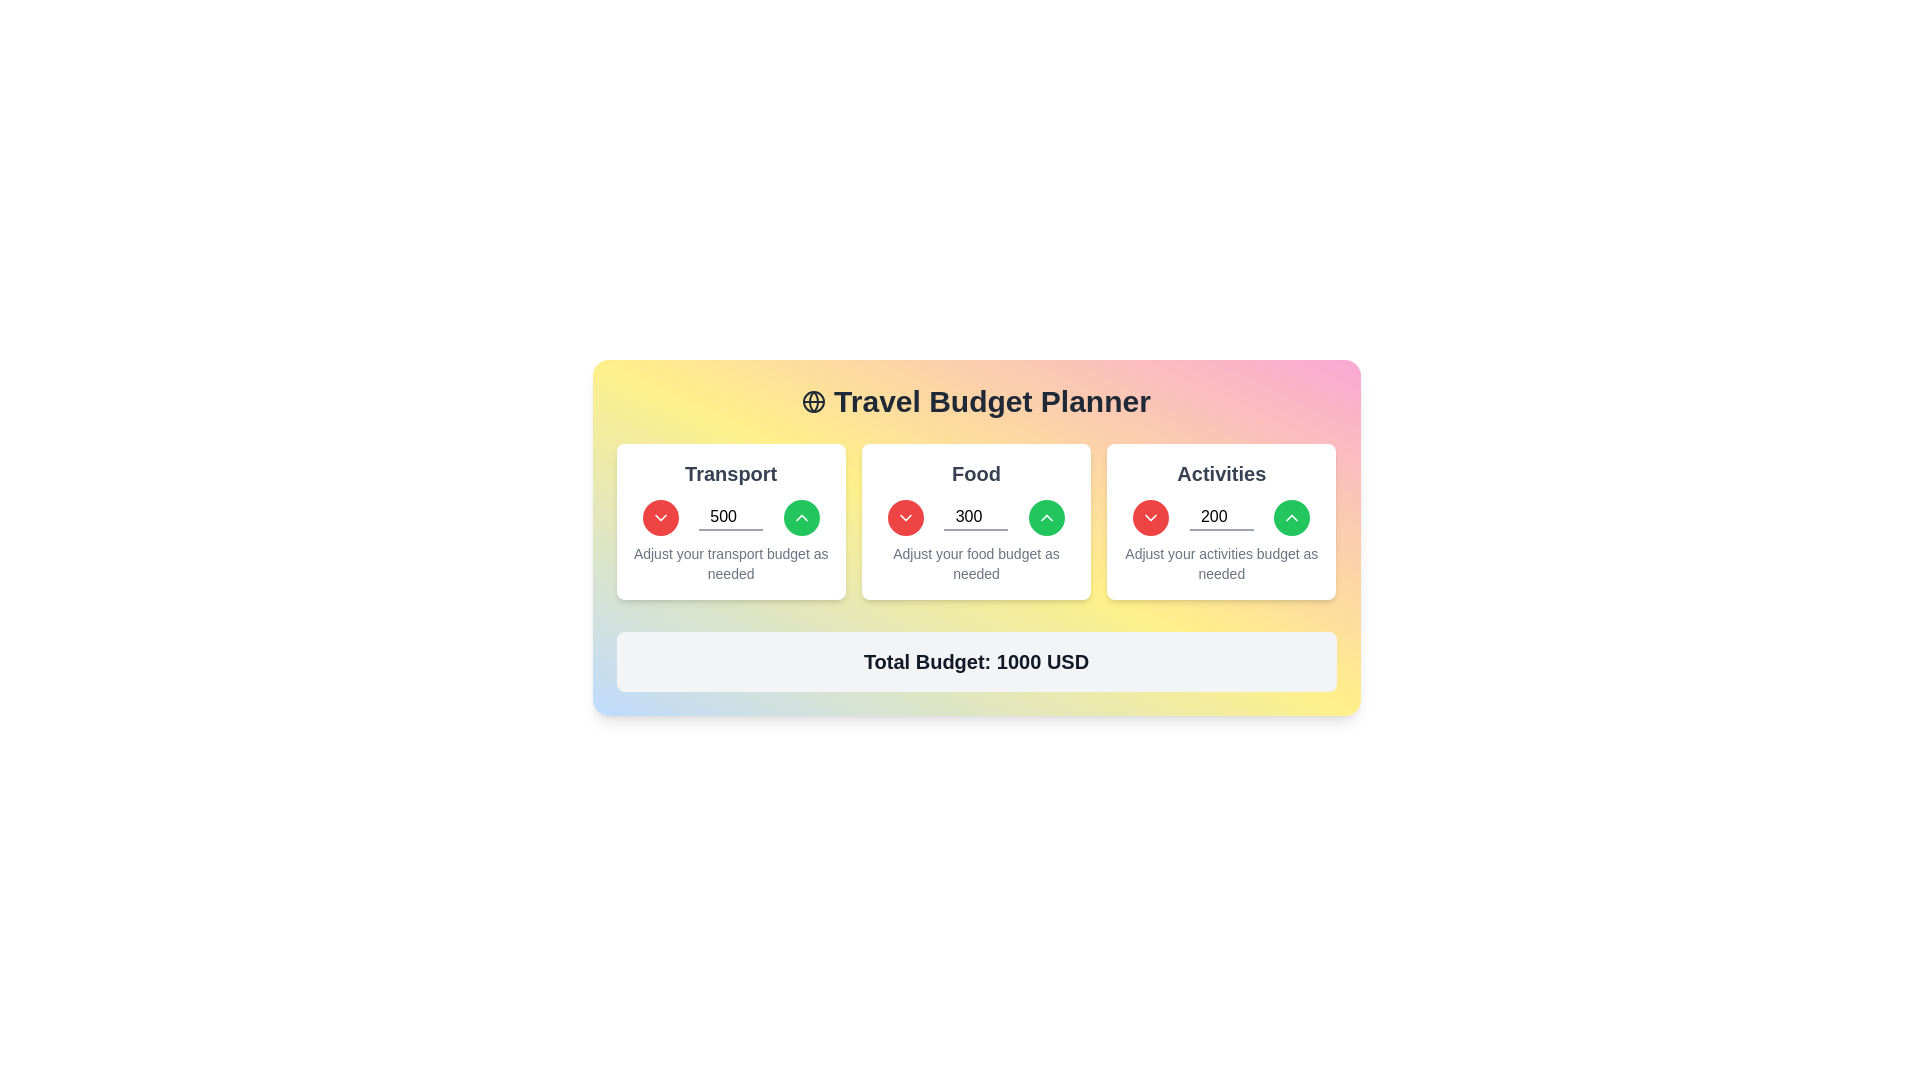  What do you see at coordinates (1151, 516) in the screenshot?
I see `the circular red button with white text and a downward chevron icon, located in the 'Activities' card under the 'Travel Budget Planner' section, to decrement the budget` at bounding box center [1151, 516].